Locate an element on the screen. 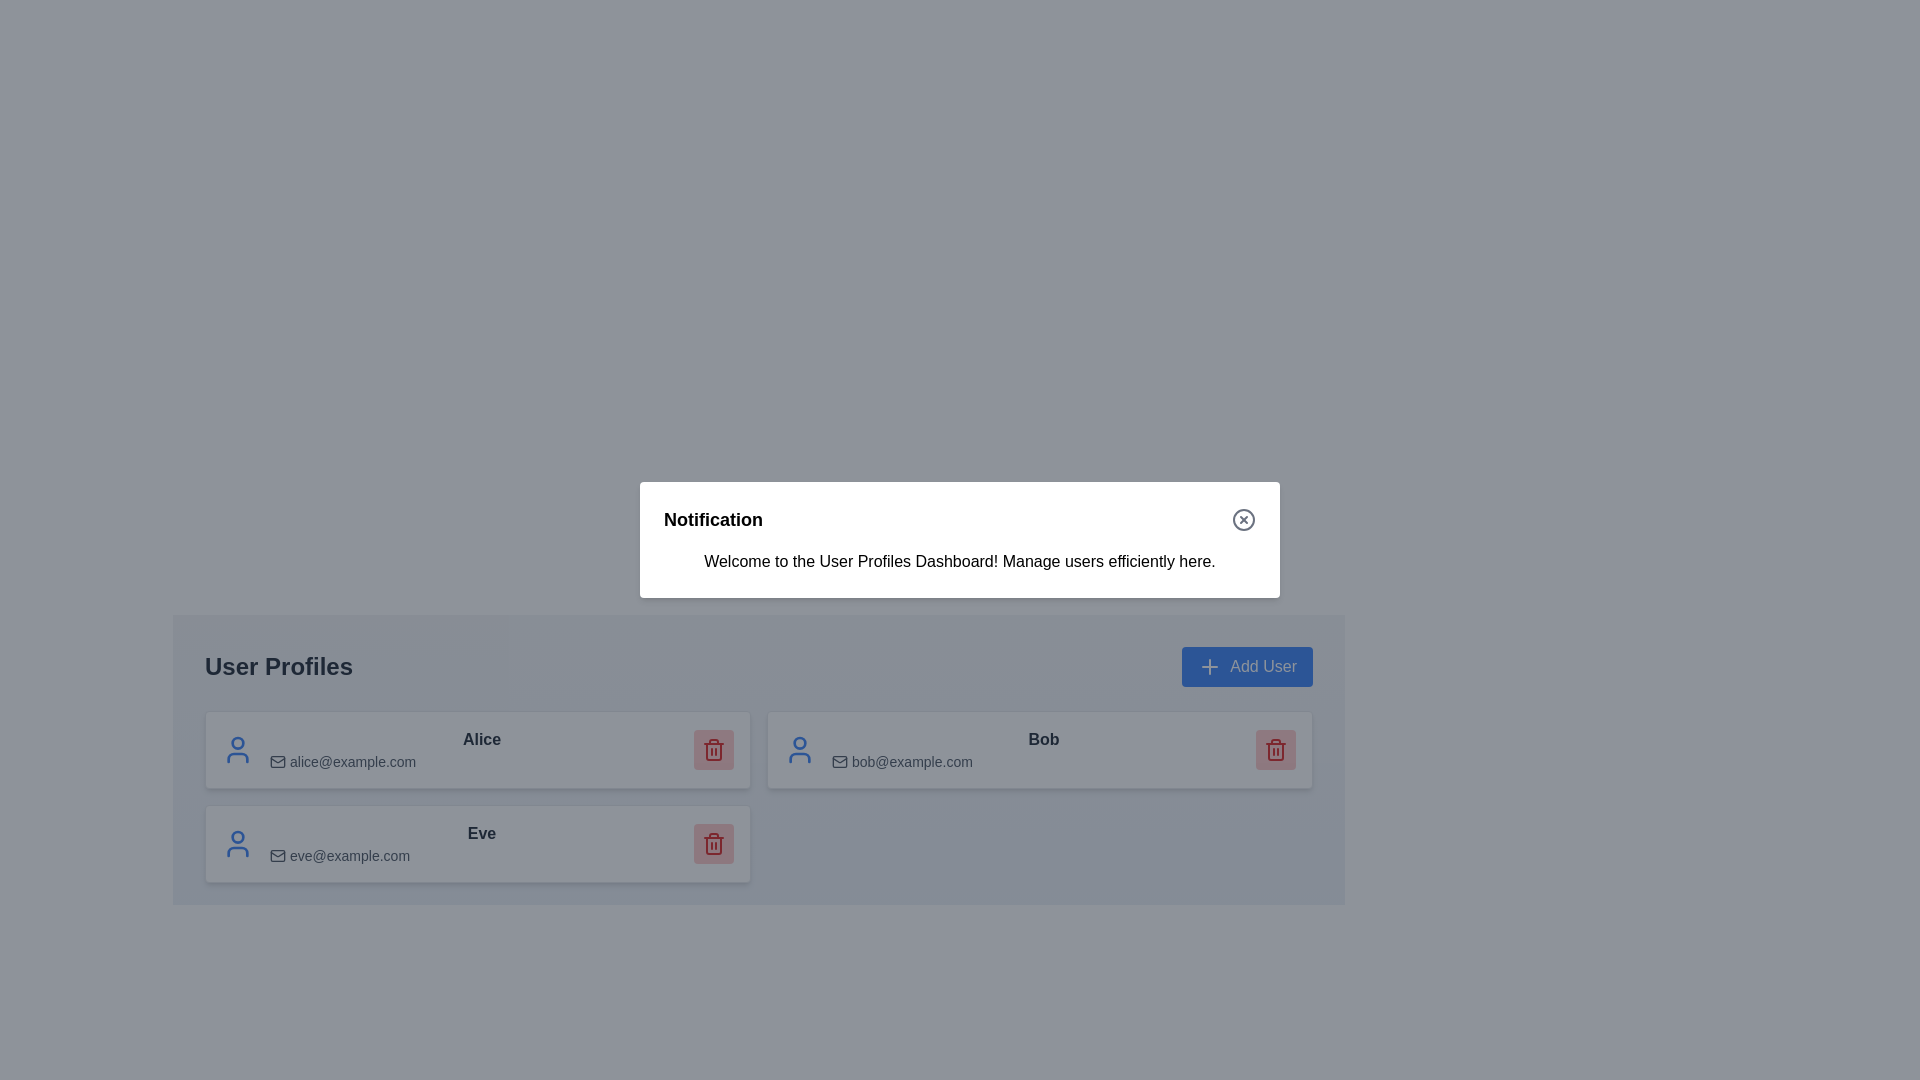 This screenshot has width=1920, height=1080. the user icon outlined in blue for 'Eve' located in the user profiles section, positioned left of the text 'Eve' and 'eve@example.com' is located at coordinates (238, 844).